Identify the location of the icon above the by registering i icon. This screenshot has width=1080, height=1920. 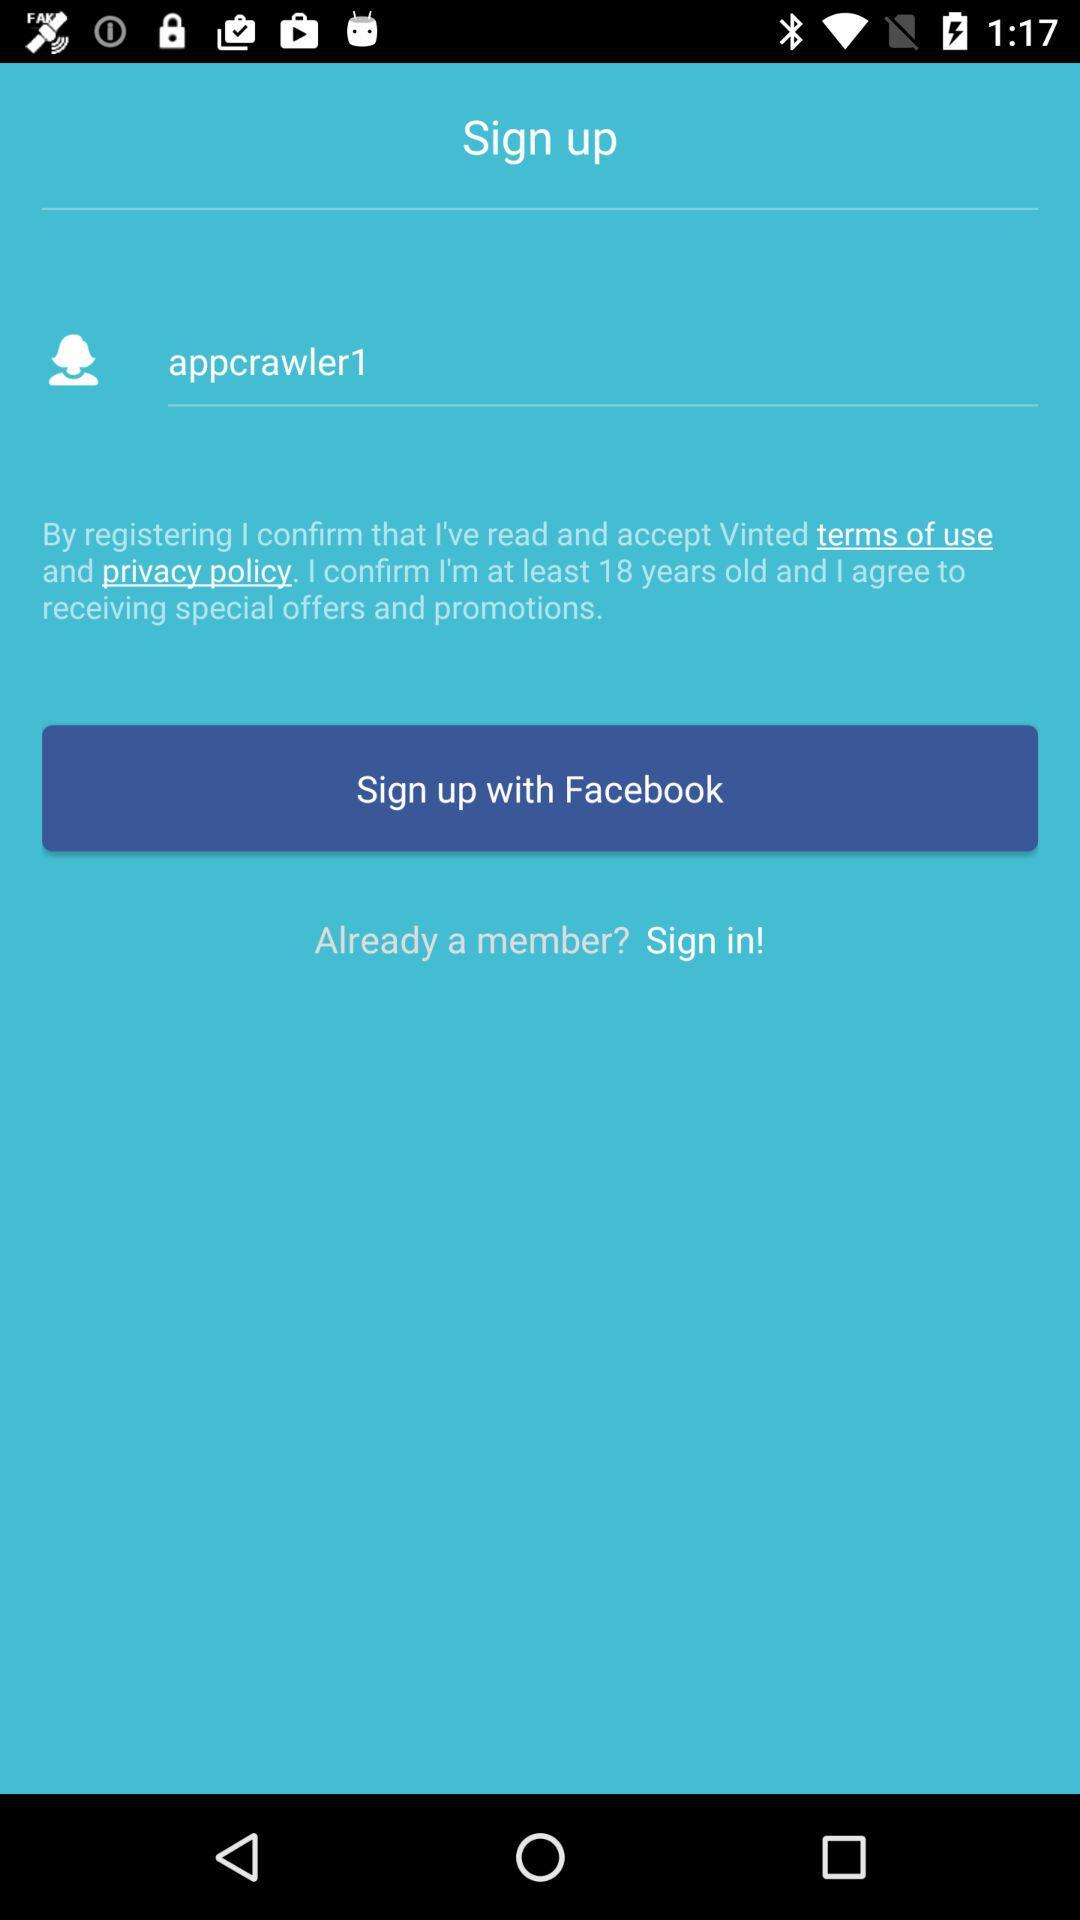
(601, 360).